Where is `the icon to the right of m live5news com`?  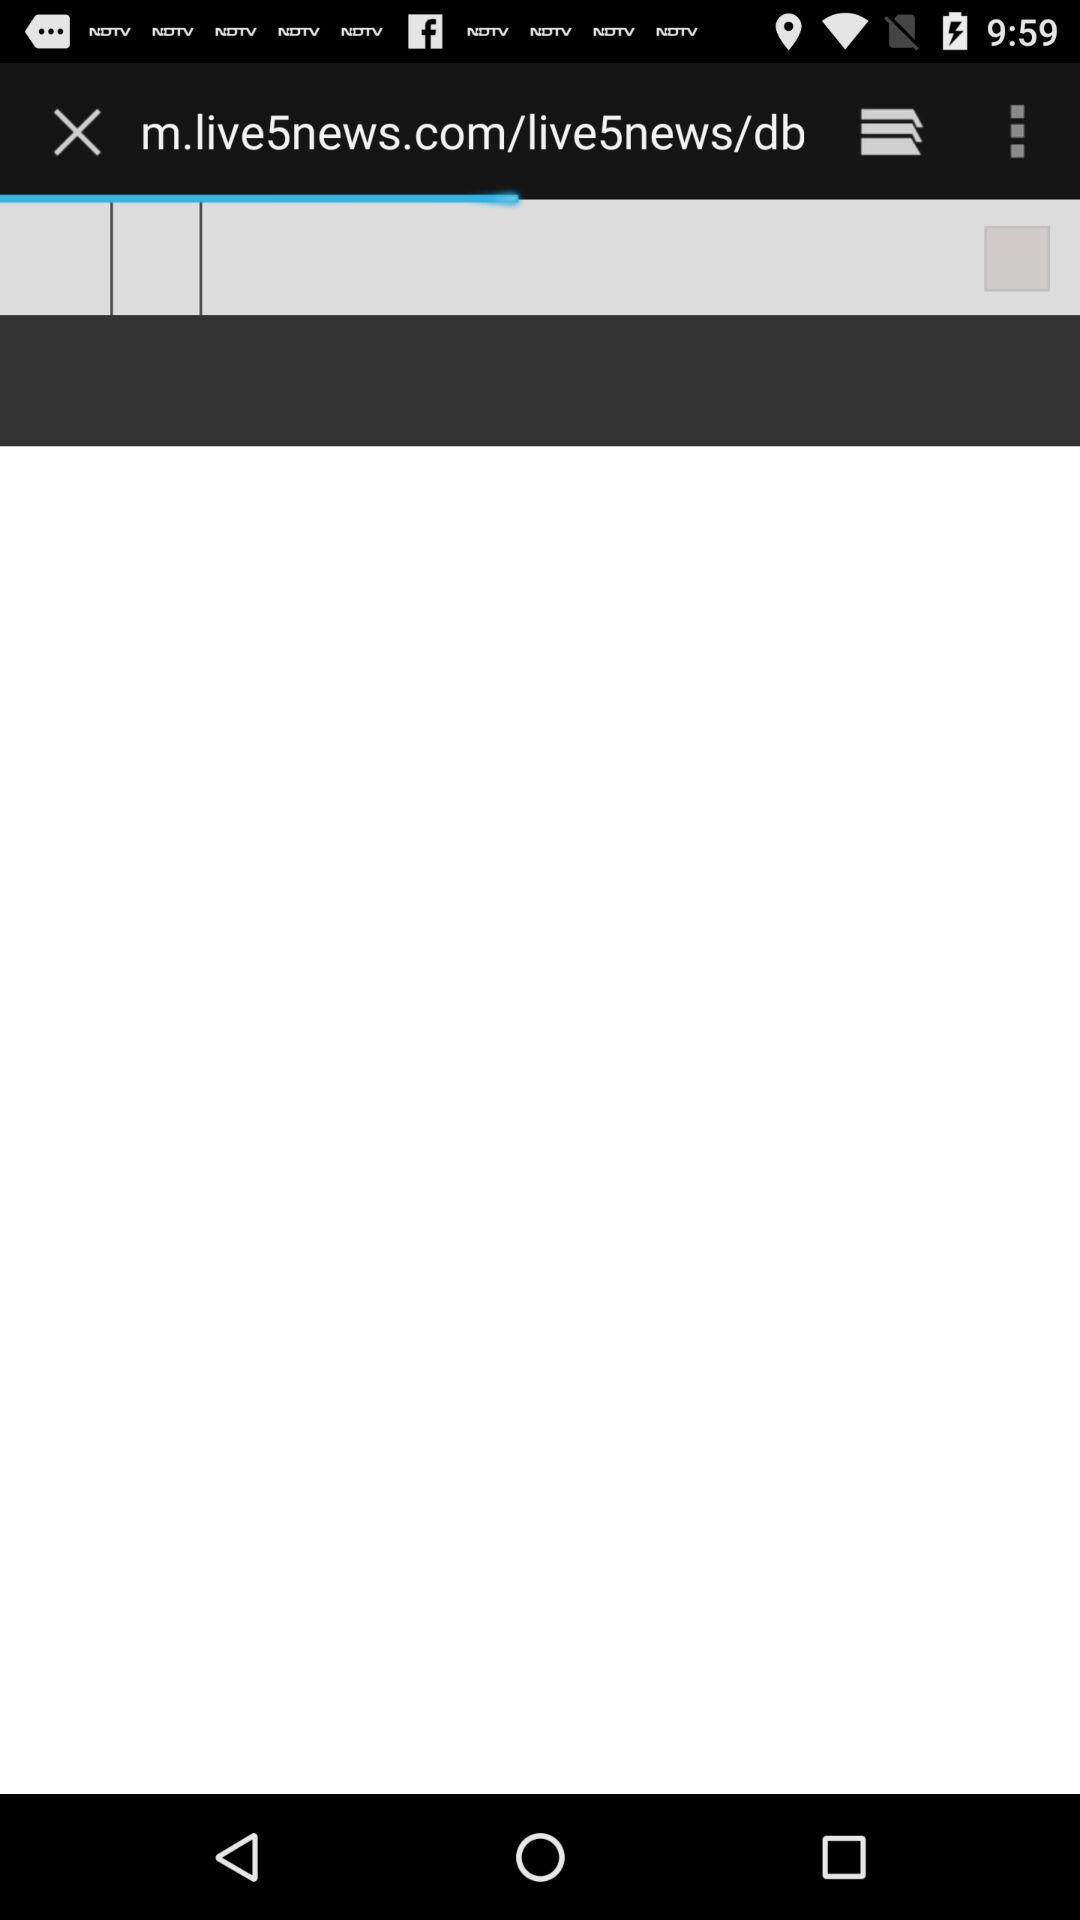
the icon to the right of m live5news com is located at coordinates (890, 130).